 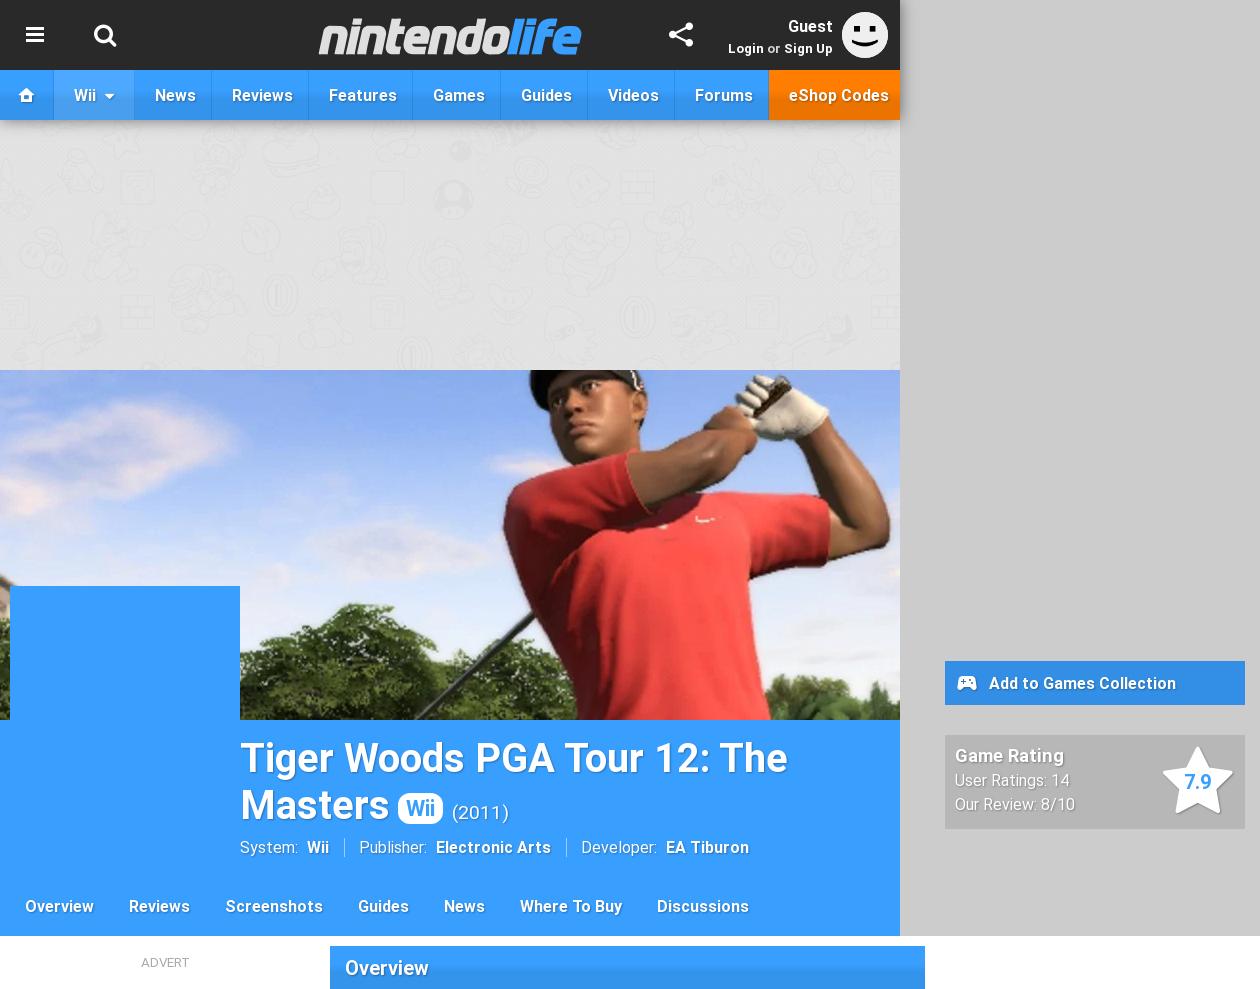 I want to click on 'Our Review:', so click(x=998, y=803).